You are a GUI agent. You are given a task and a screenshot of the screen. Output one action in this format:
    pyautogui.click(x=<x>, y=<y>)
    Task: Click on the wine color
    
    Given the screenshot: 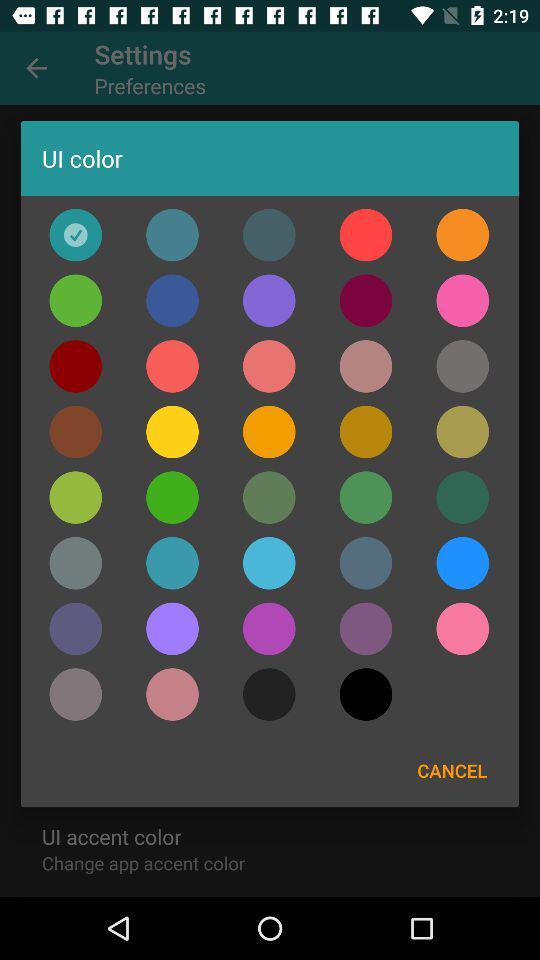 What is the action you would take?
    pyautogui.click(x=365, y=299)
    